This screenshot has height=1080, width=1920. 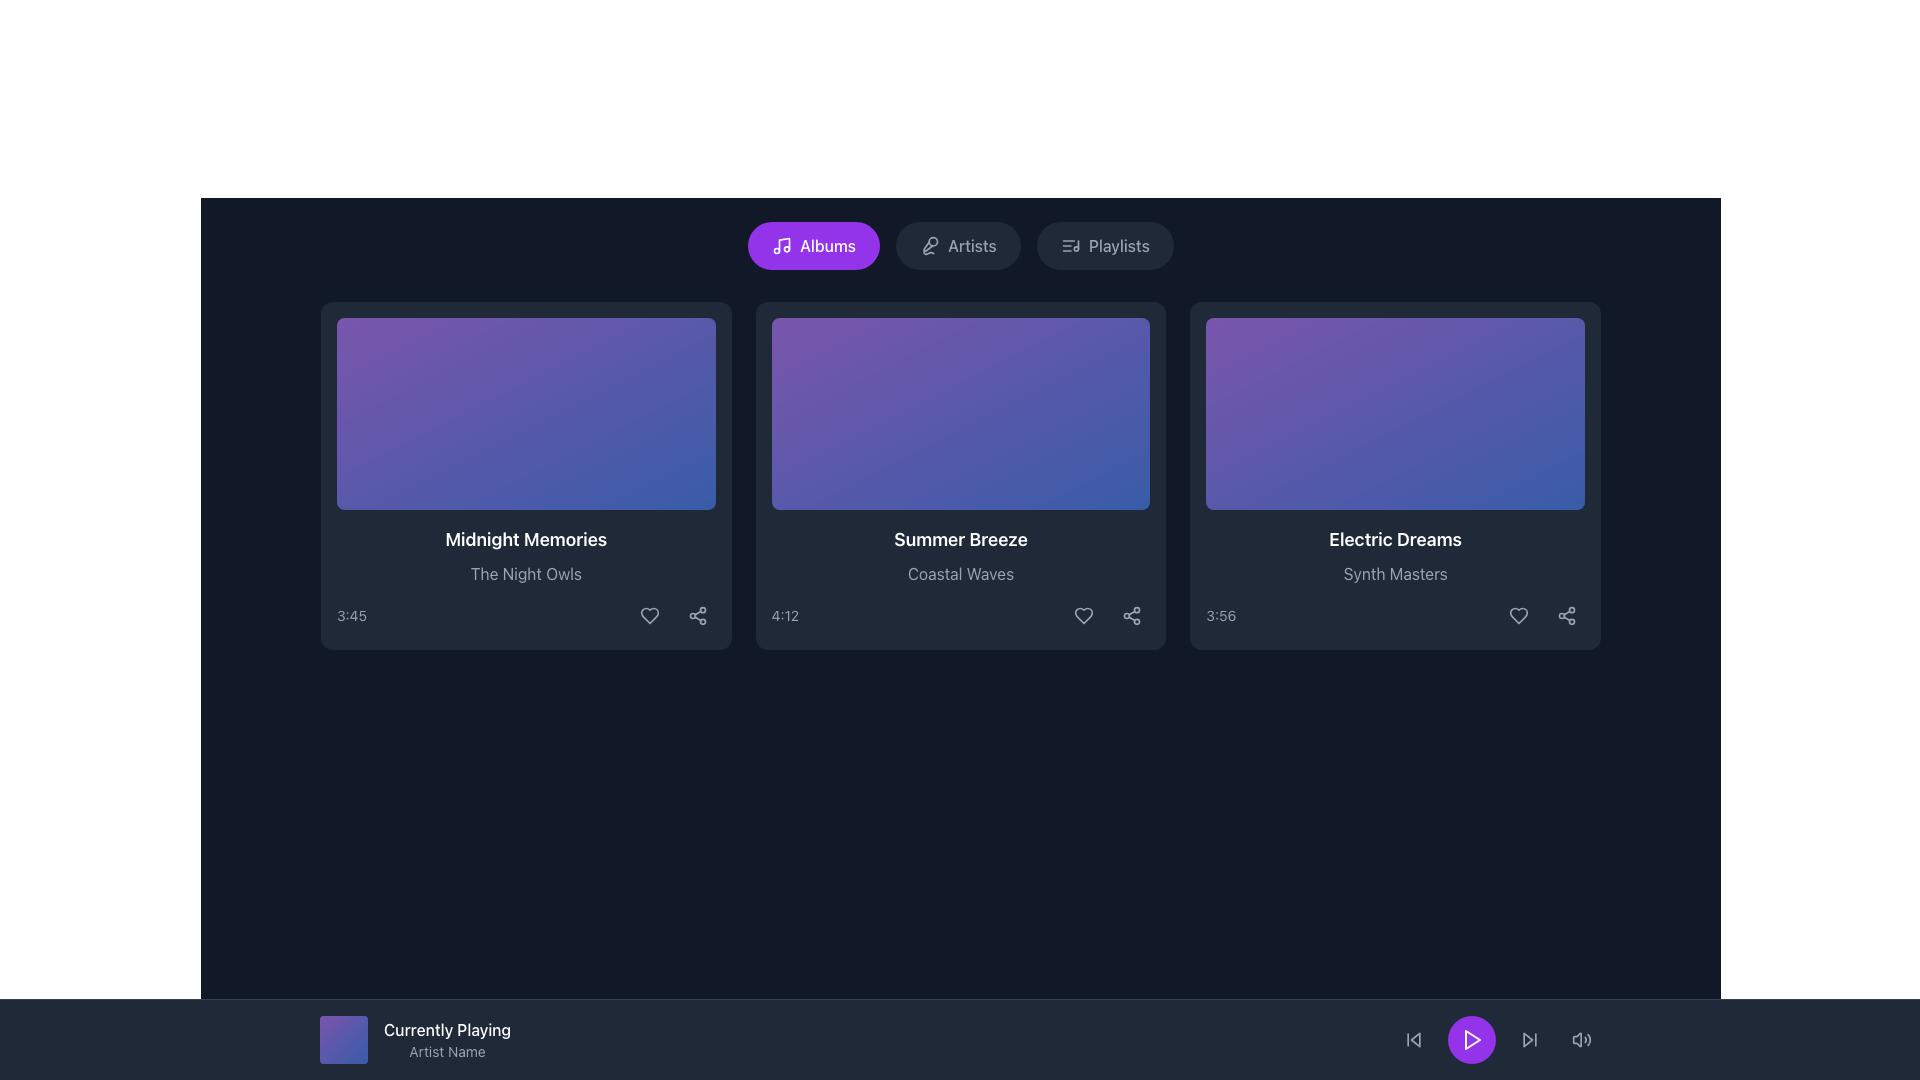 What do you see at coordinates (446, 1029) in the screenshot?
I see `the 'Currently Playing' label, which is a white textual label on a dark background located in the footer section of the media playback interface` at bounding box center [446, 1029].